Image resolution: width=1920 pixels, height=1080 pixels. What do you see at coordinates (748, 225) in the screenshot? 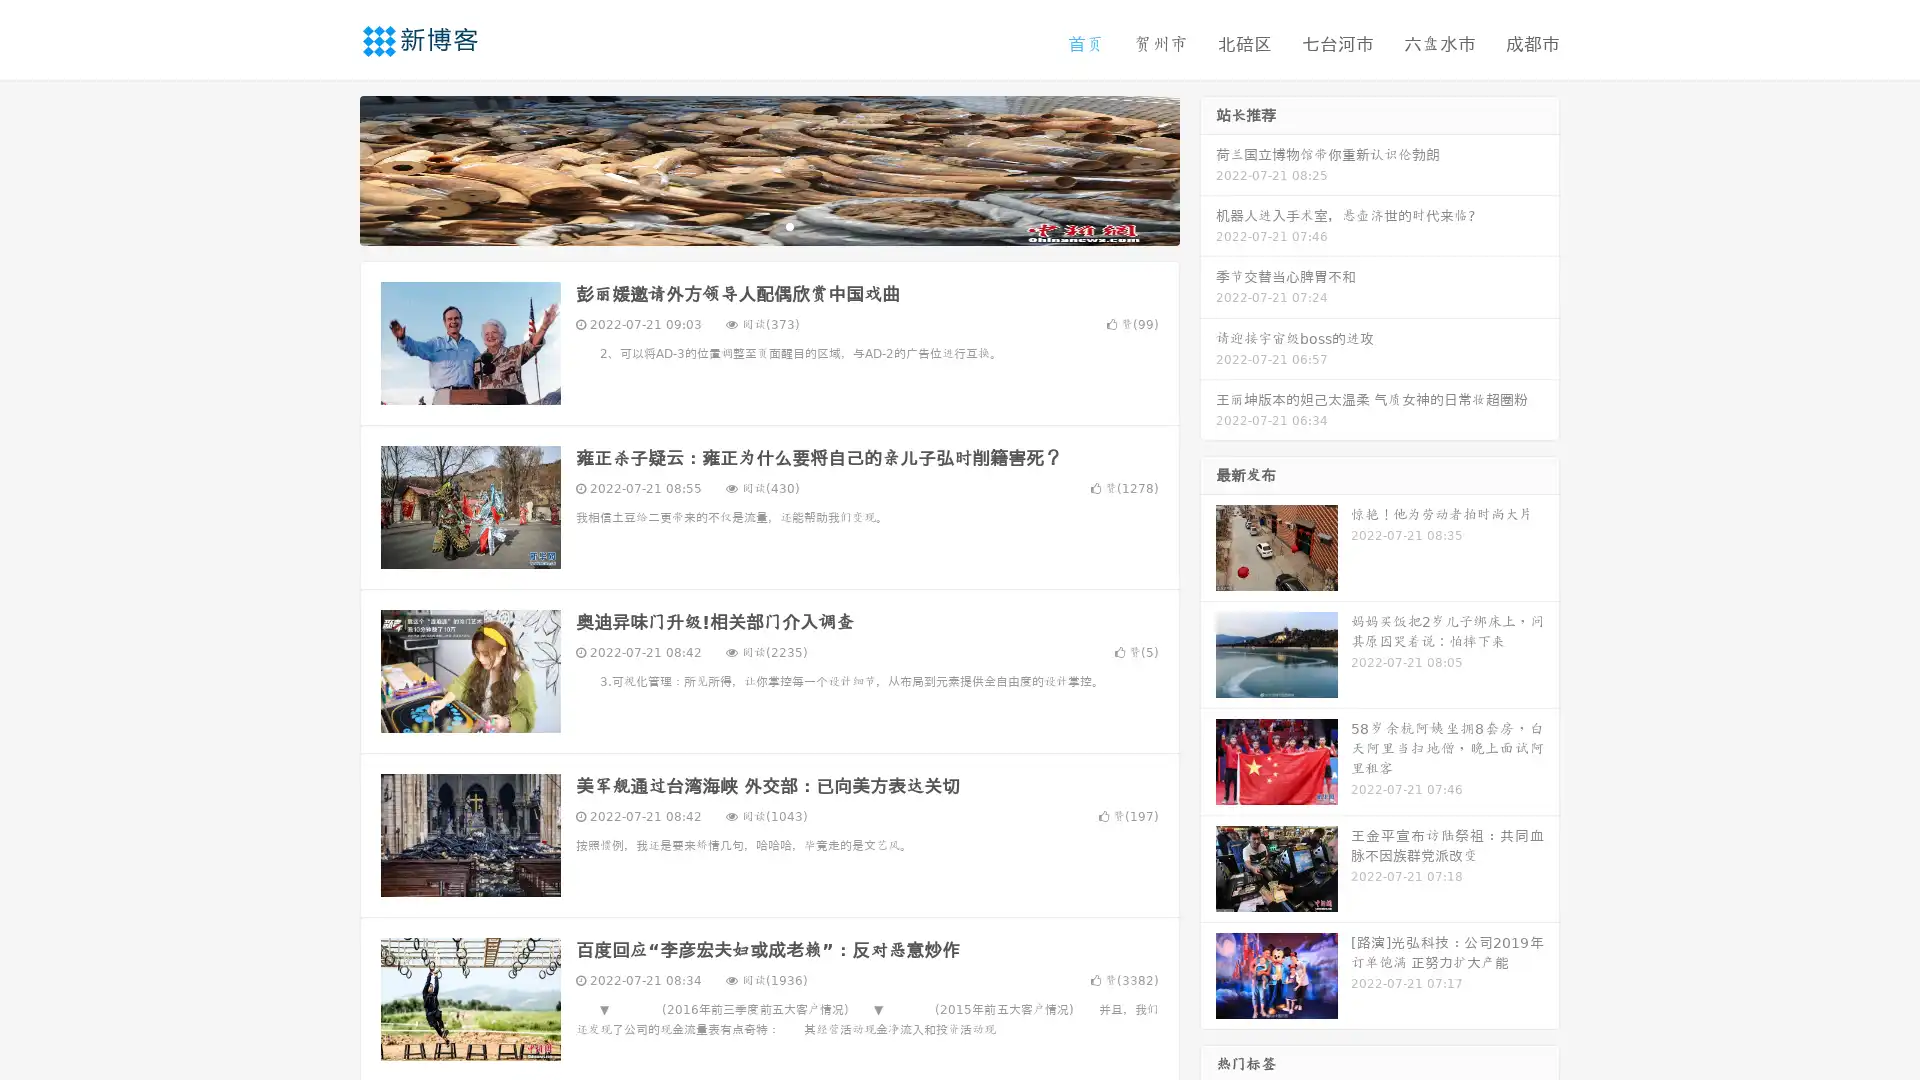
I see `Go to slide 1` at bounding box center [748, 225].